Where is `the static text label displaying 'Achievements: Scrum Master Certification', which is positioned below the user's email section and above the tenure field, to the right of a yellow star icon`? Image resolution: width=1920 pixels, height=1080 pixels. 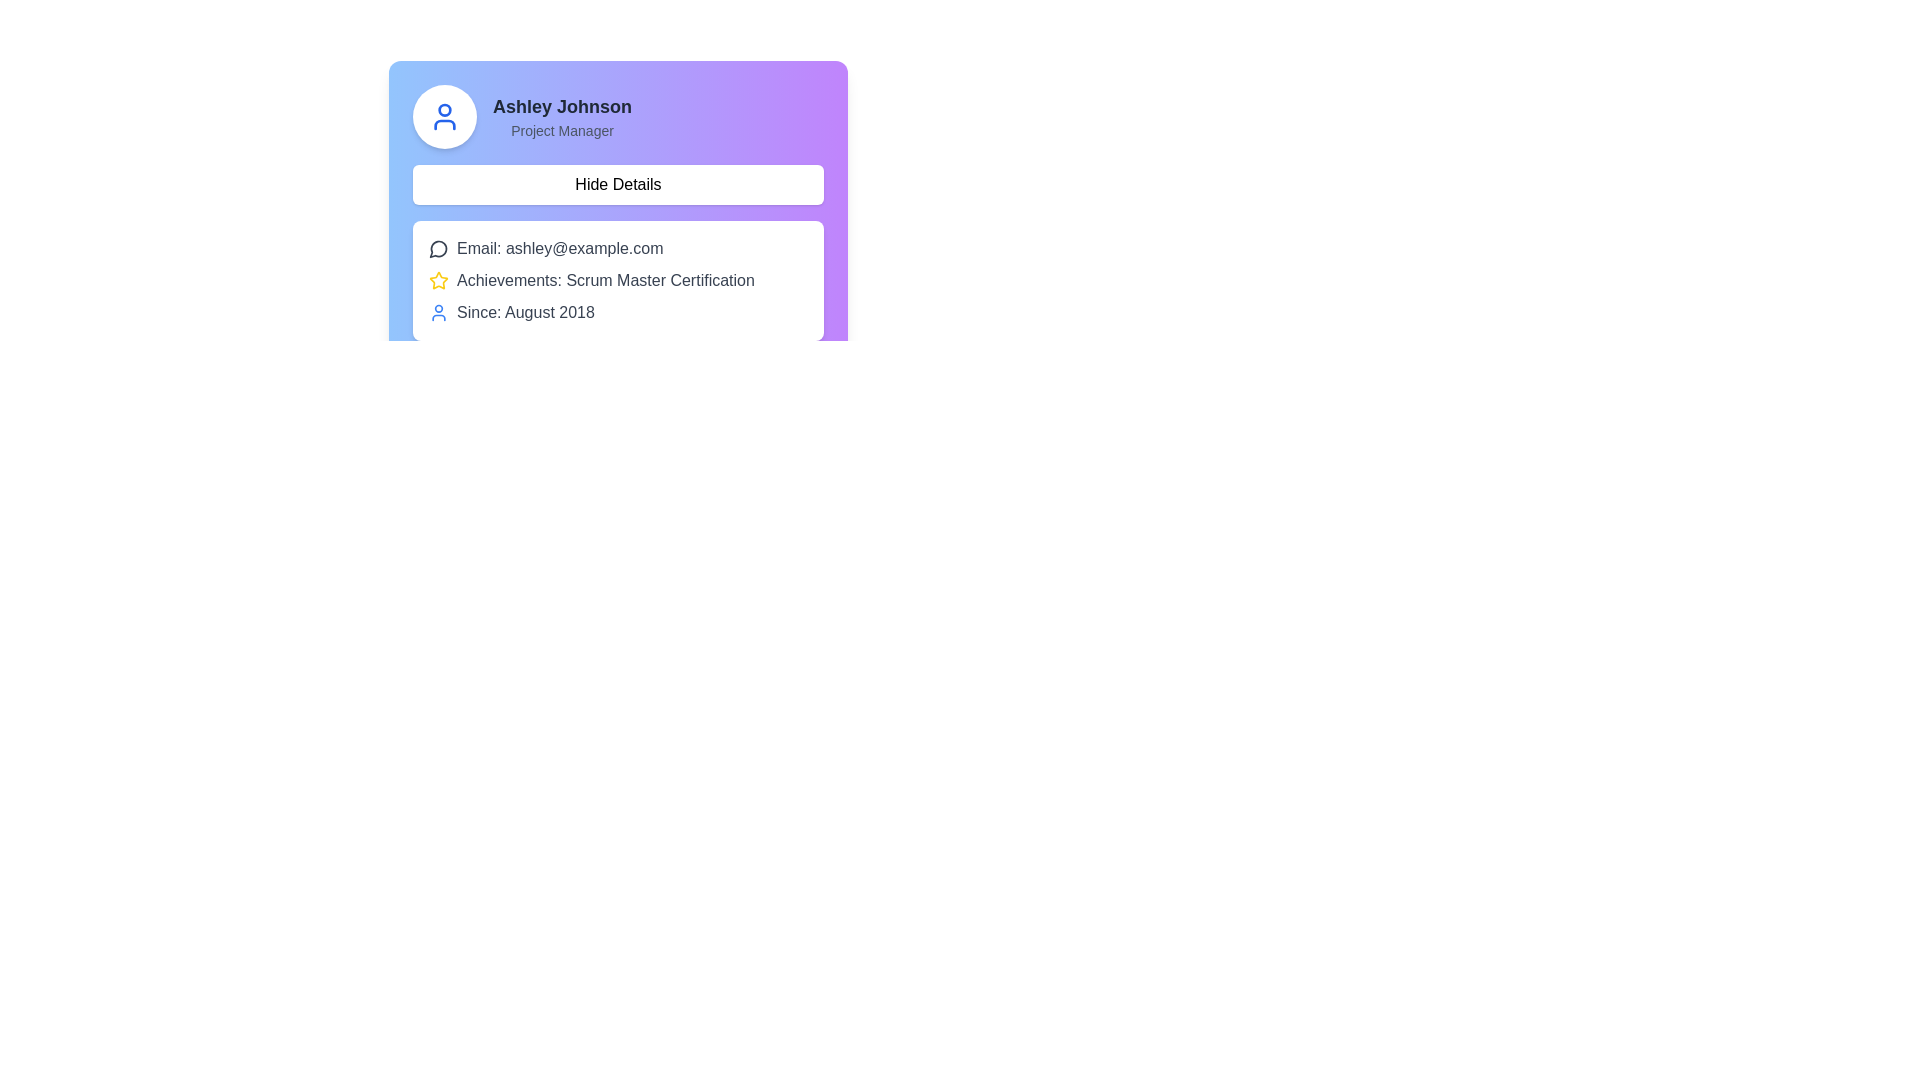
the static text label displaying 'Achievements: Scrum Master Certification', which is positioned below the user's email section and above the tenure field, to the right of a yellow star icon is located at coordinates (604, 281).